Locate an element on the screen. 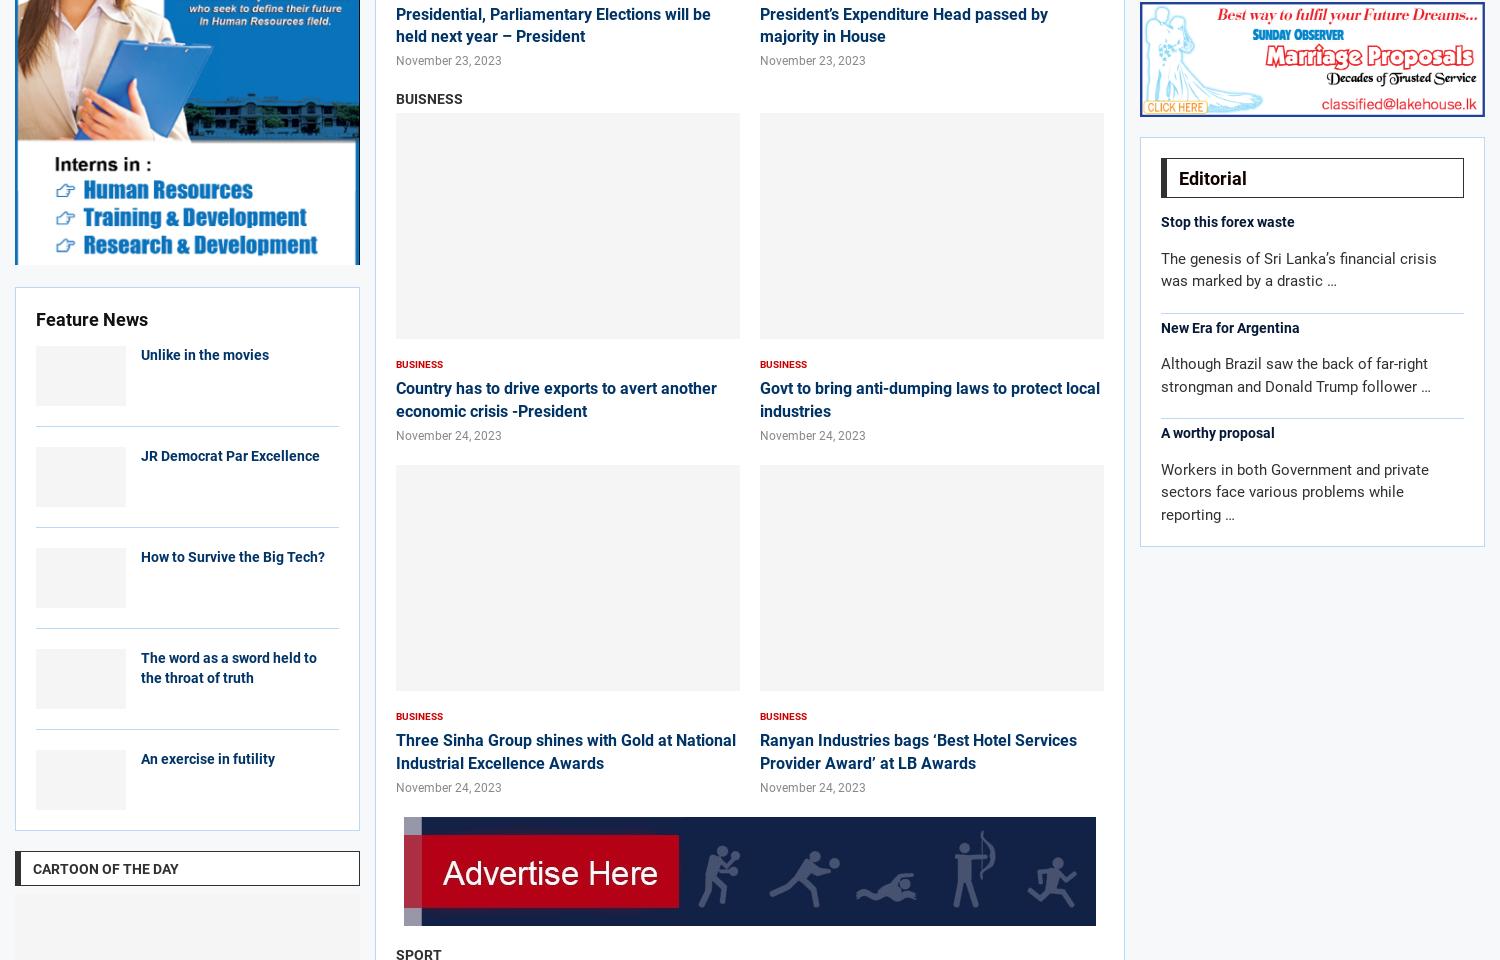 The image size is (1500, 960). 'Govt to bring anti-dumping laws to protect local industries' is located at coordinates (930, 398).